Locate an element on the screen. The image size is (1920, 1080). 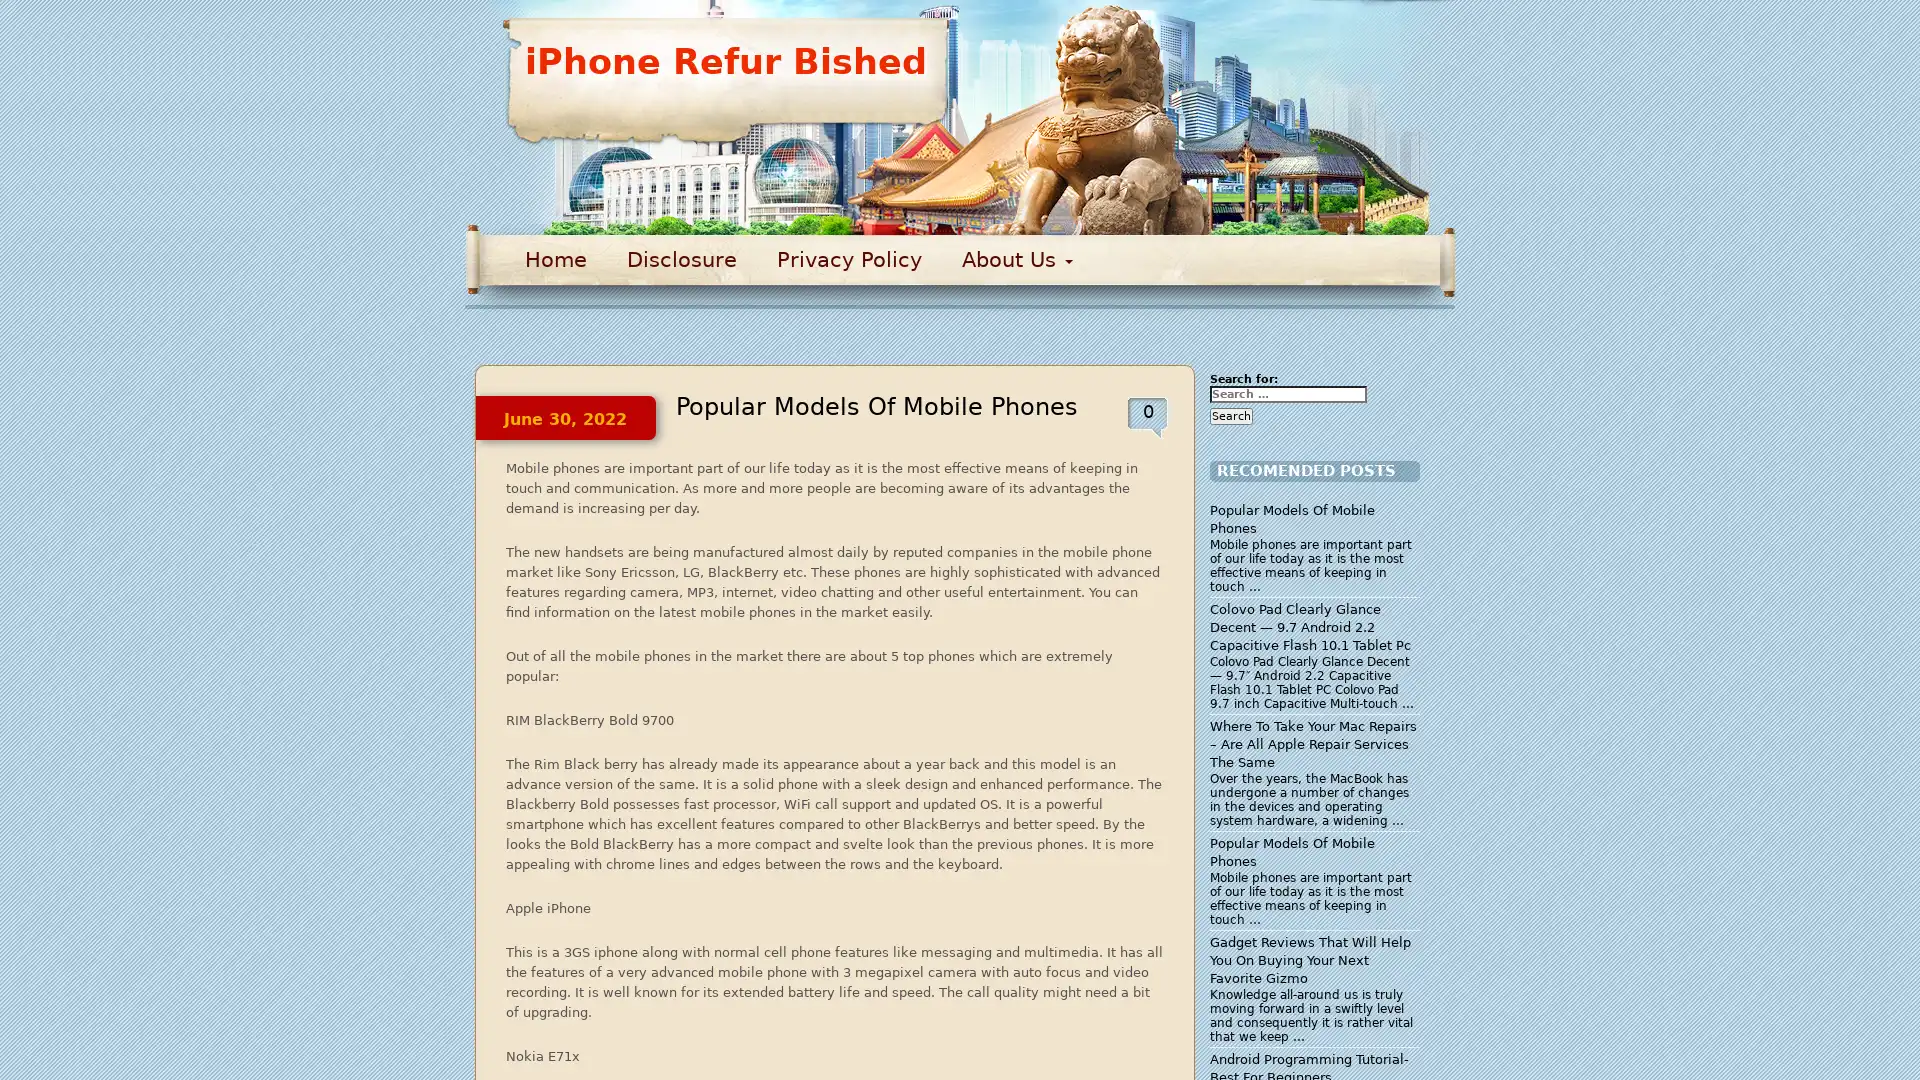
Search is located at coordinates (1230, 415).